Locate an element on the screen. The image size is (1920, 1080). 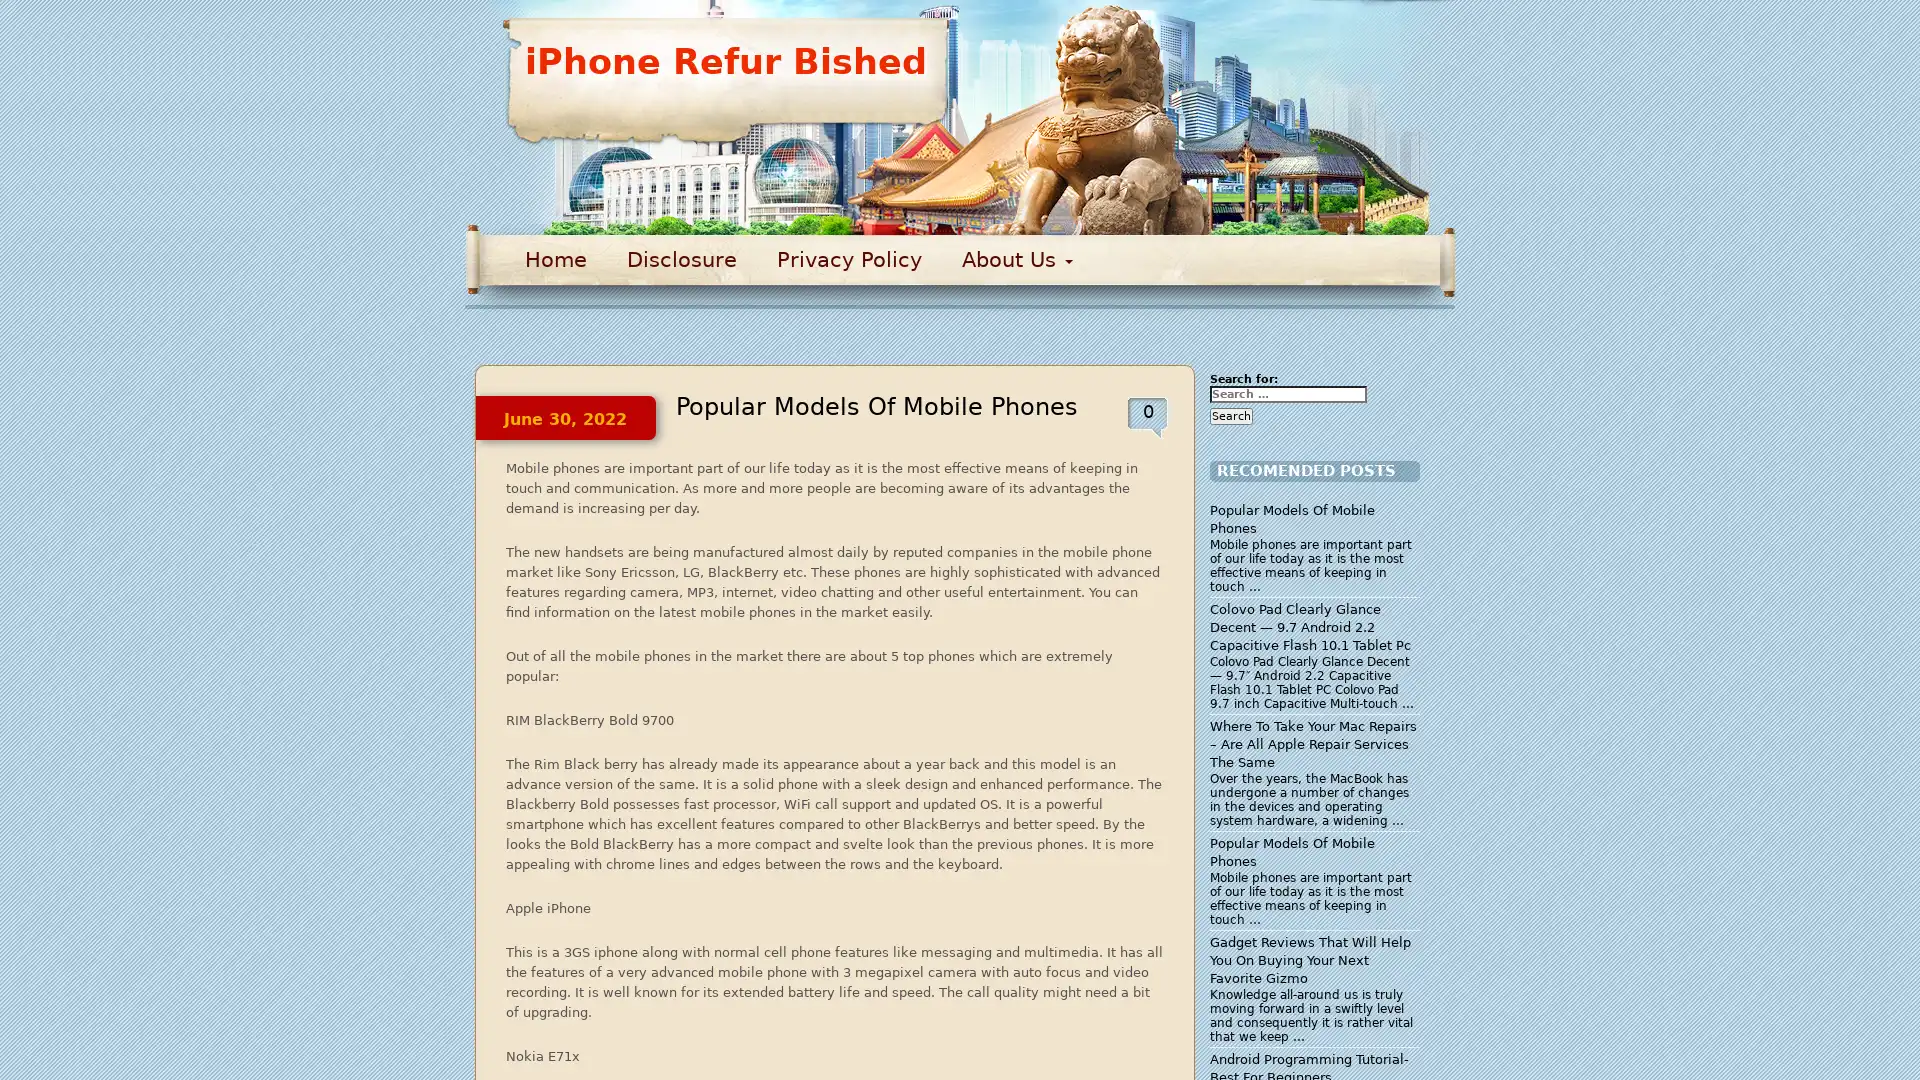
Search is located at coordinates (1230, 415).